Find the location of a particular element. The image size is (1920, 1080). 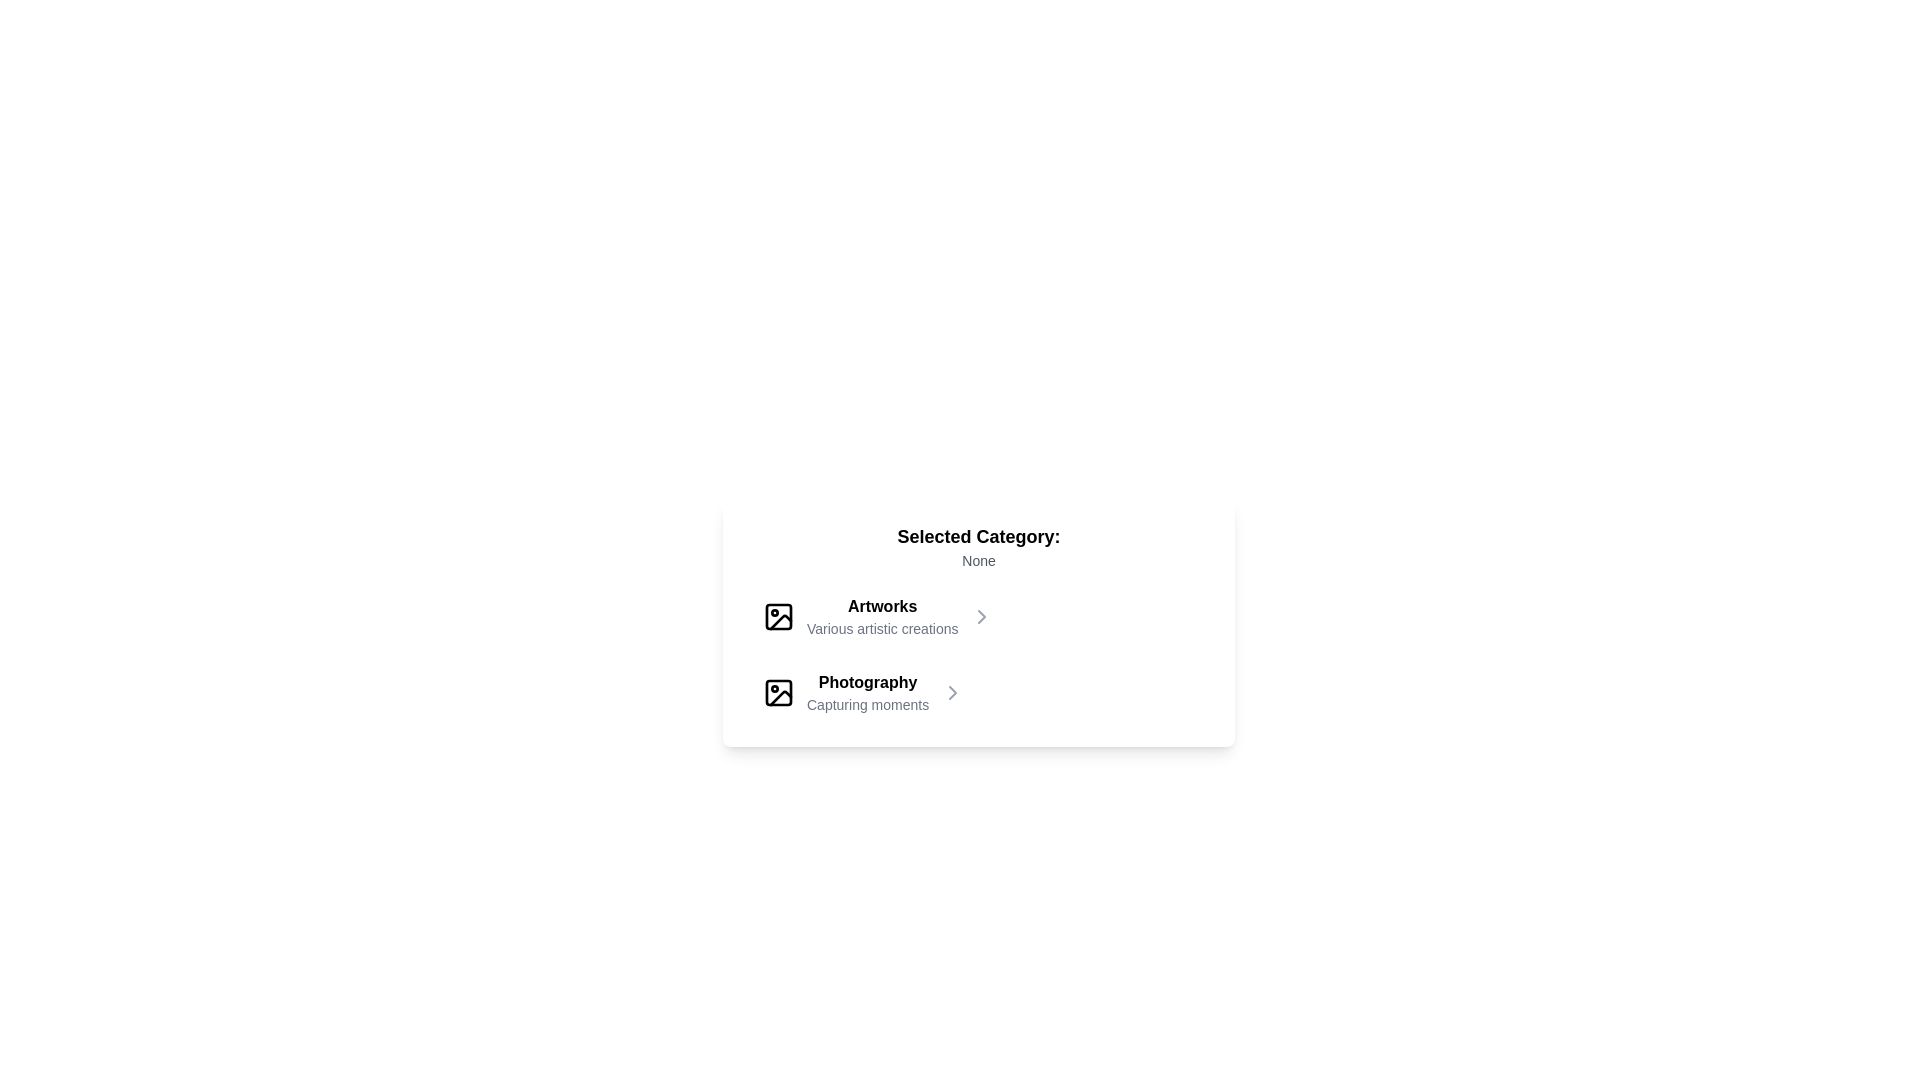

the square-shaped icon representing a photo or artwork, which is the leftmost icon in the 'Artworks' list item is located at coordinates (777, 616).